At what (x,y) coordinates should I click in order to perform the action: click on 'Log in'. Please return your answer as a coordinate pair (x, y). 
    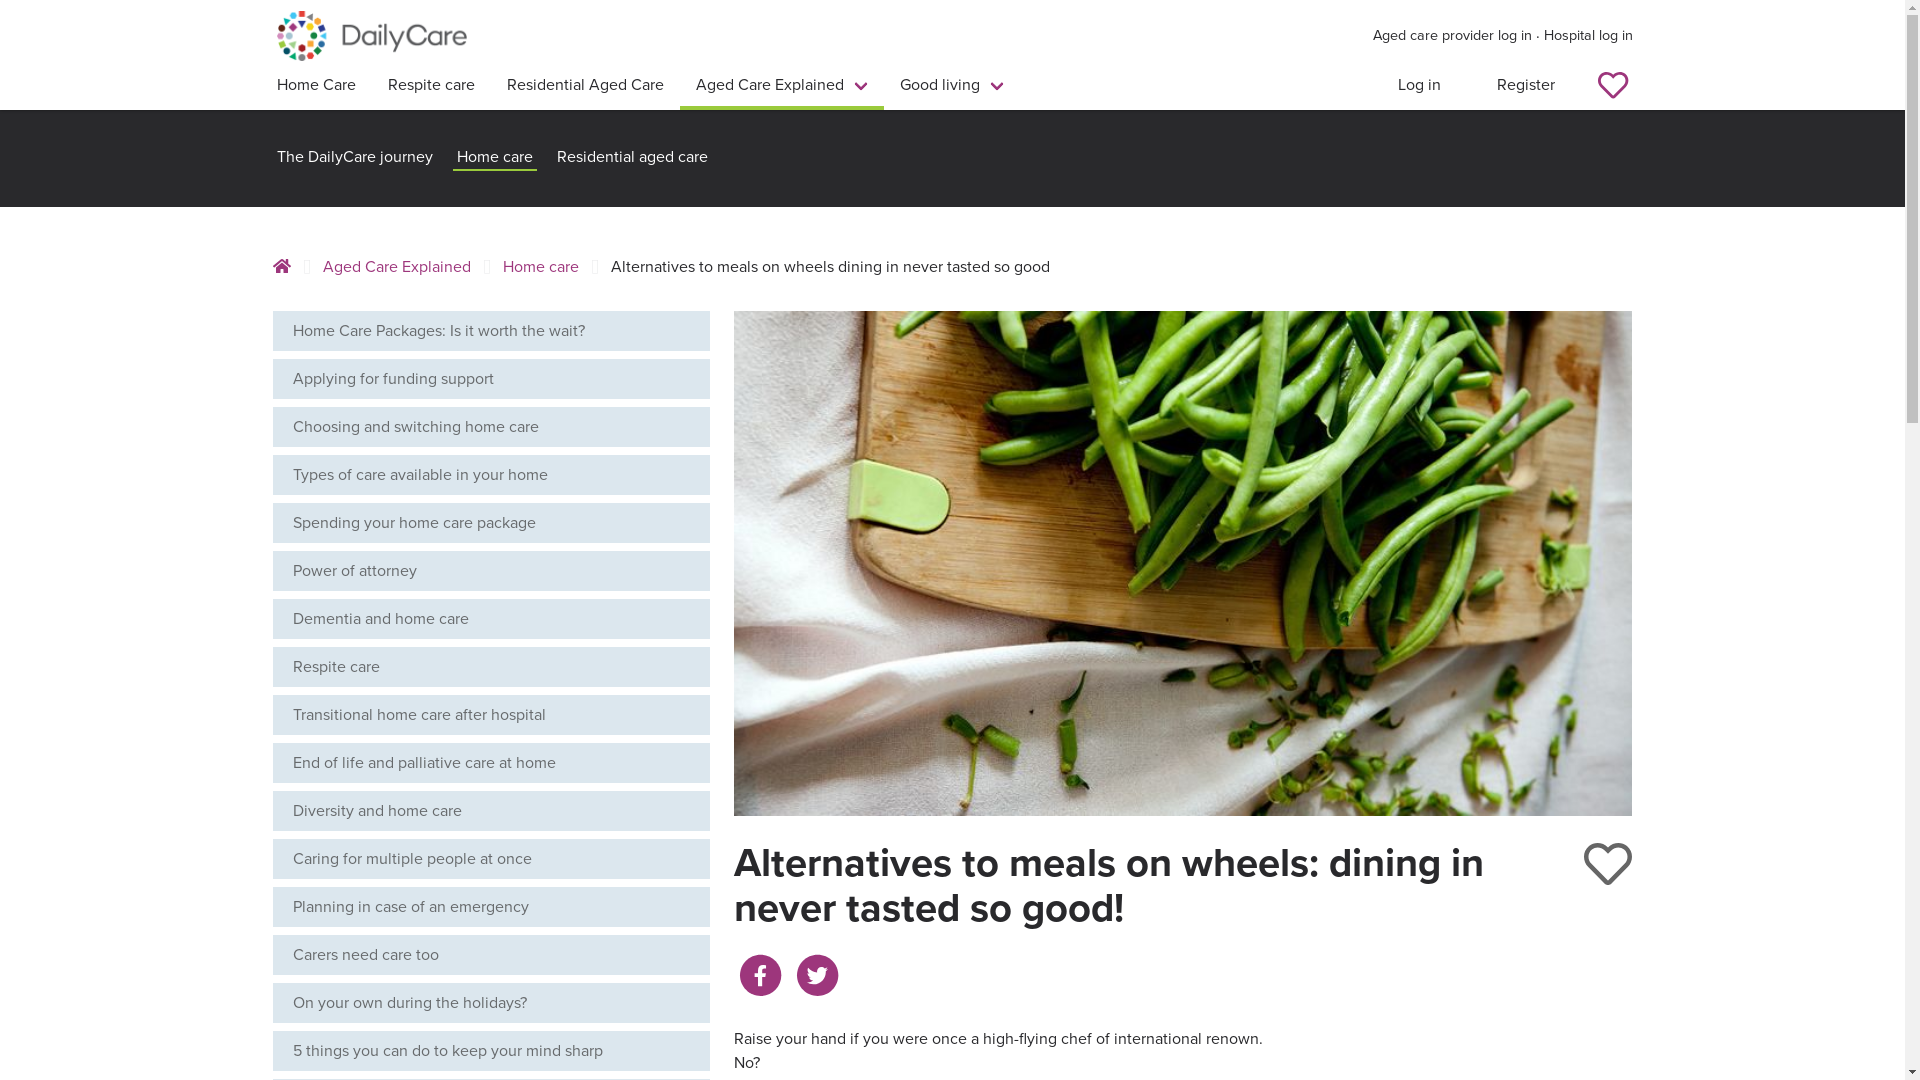
    Looking at the image, I should click on (1418, 86).